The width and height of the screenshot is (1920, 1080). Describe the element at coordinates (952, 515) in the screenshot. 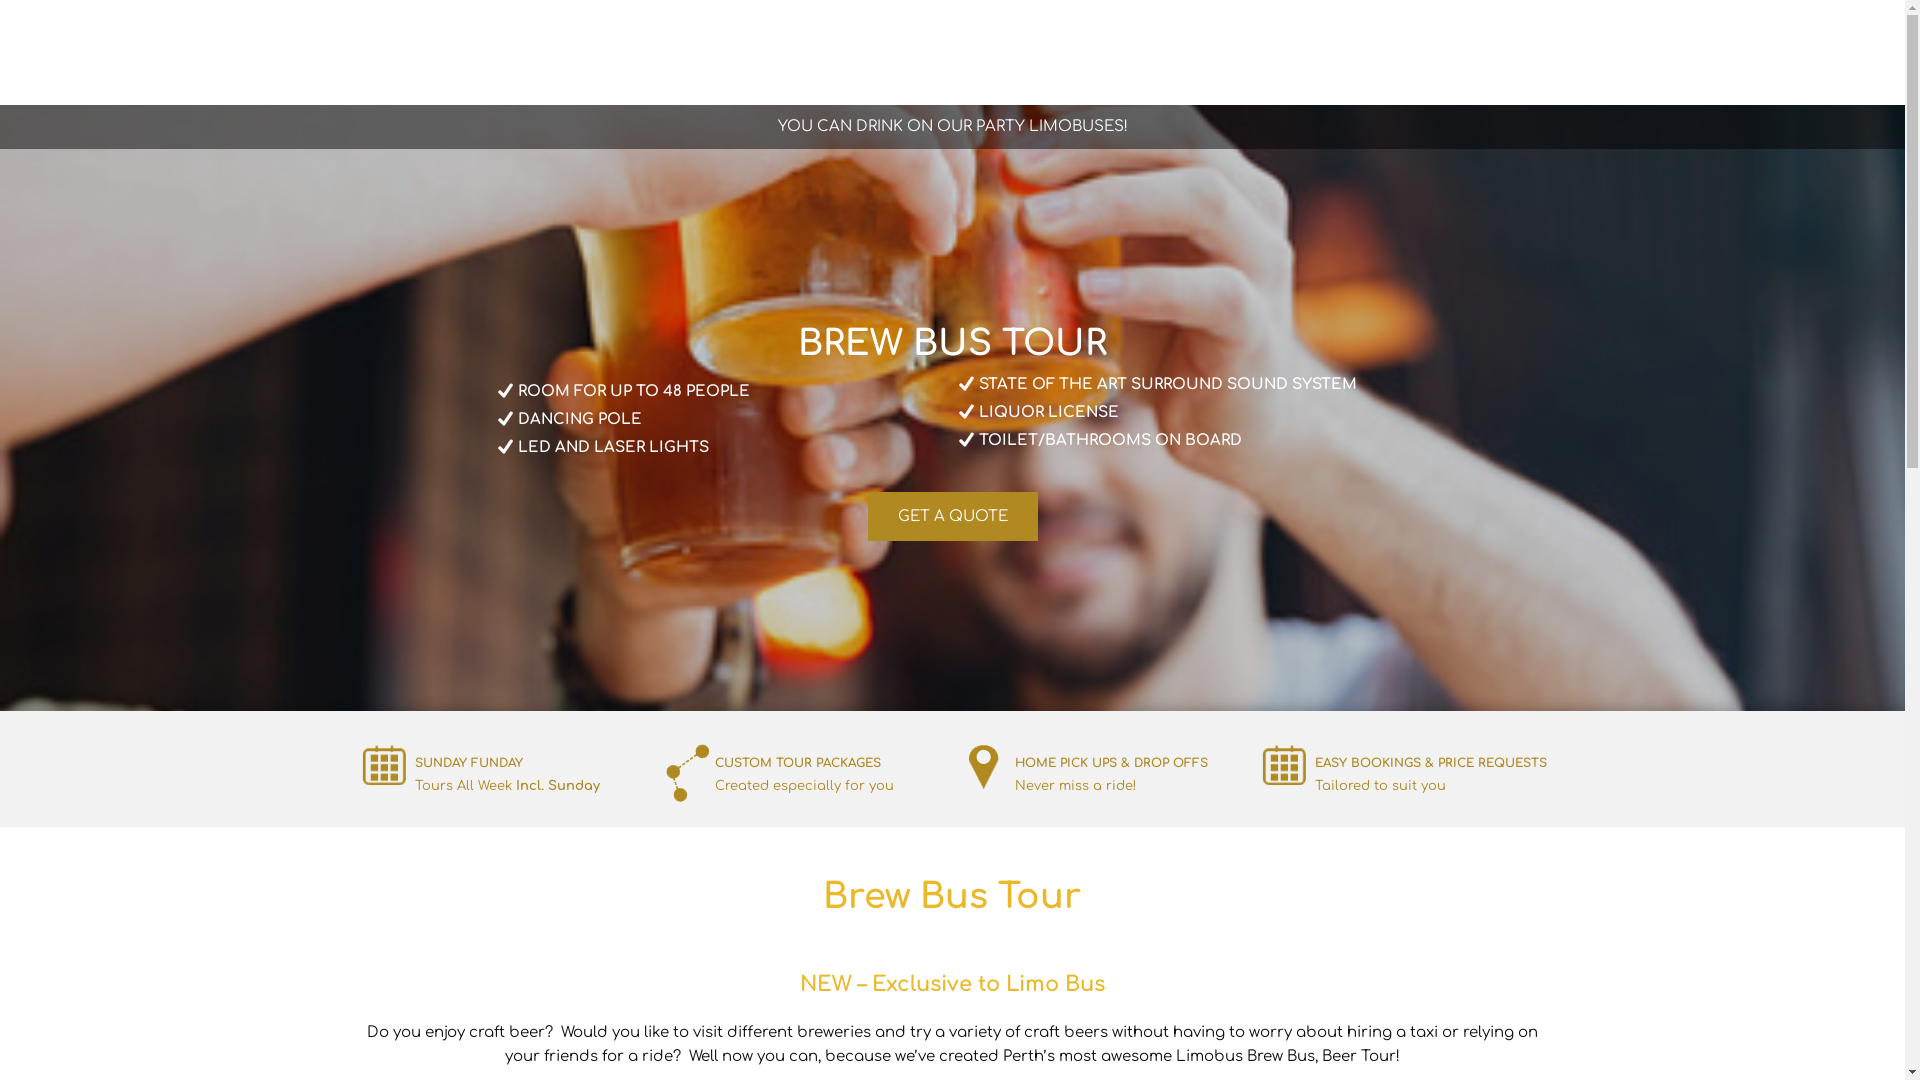

I see `'GET A QUOTE'` at that location.